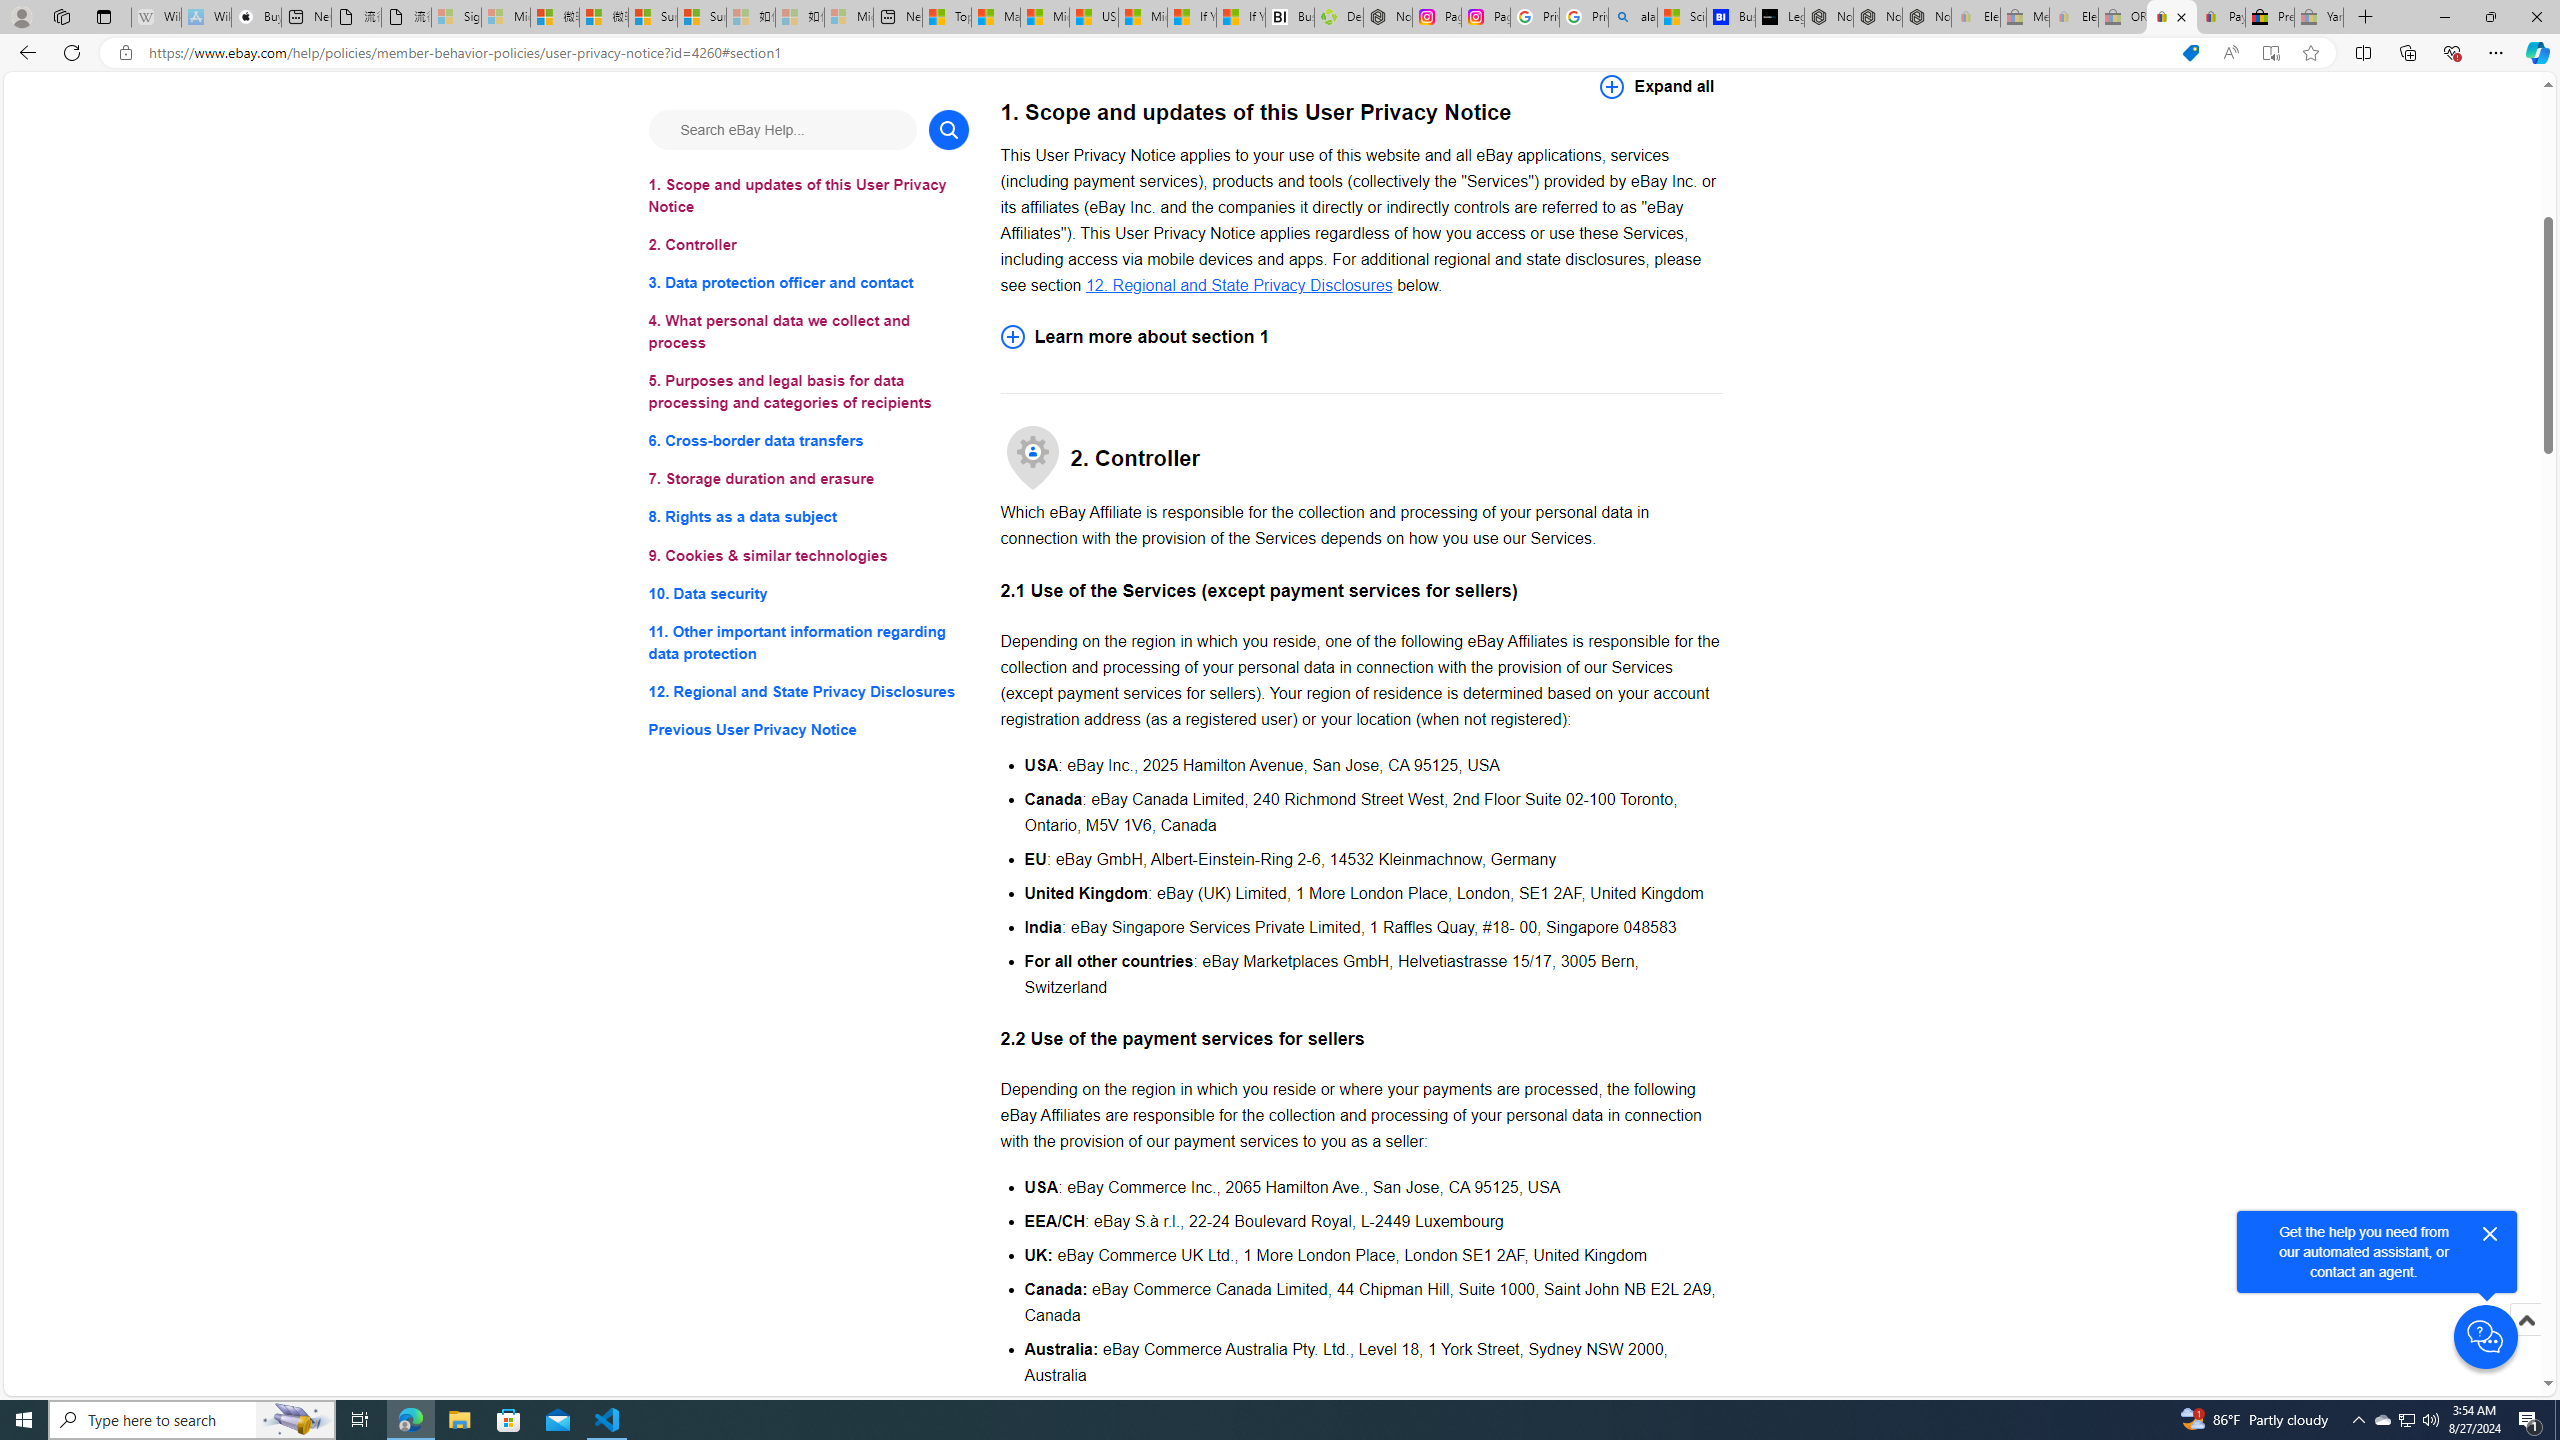  Describe the element at coordinates (807, 244) in the screenshot. I see `'2. Controller'` at that location.